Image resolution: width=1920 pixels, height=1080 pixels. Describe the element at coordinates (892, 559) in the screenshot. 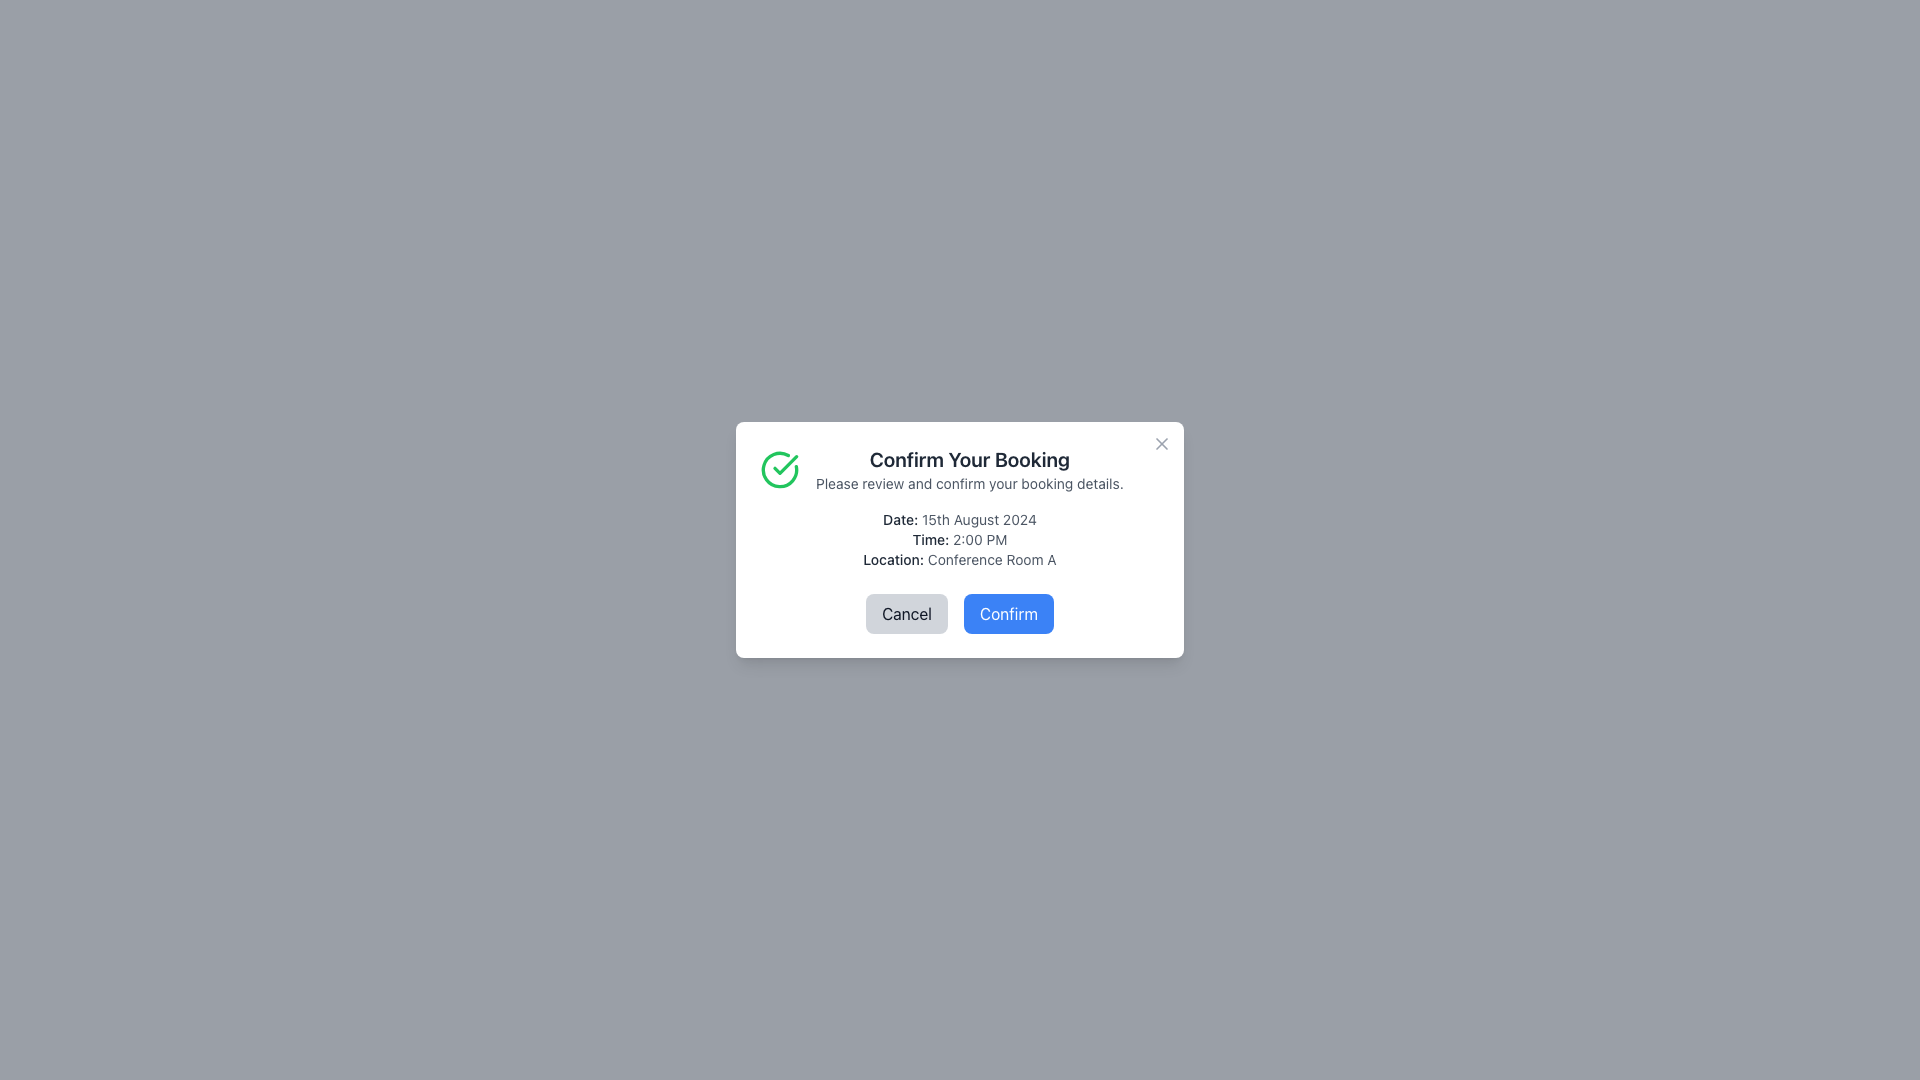

I see `the static text label that identifies the location of the booking, specifically 'Location: Conference Room A', which is located in the confirmation modal dialog box under the 'Time' section` at that location.